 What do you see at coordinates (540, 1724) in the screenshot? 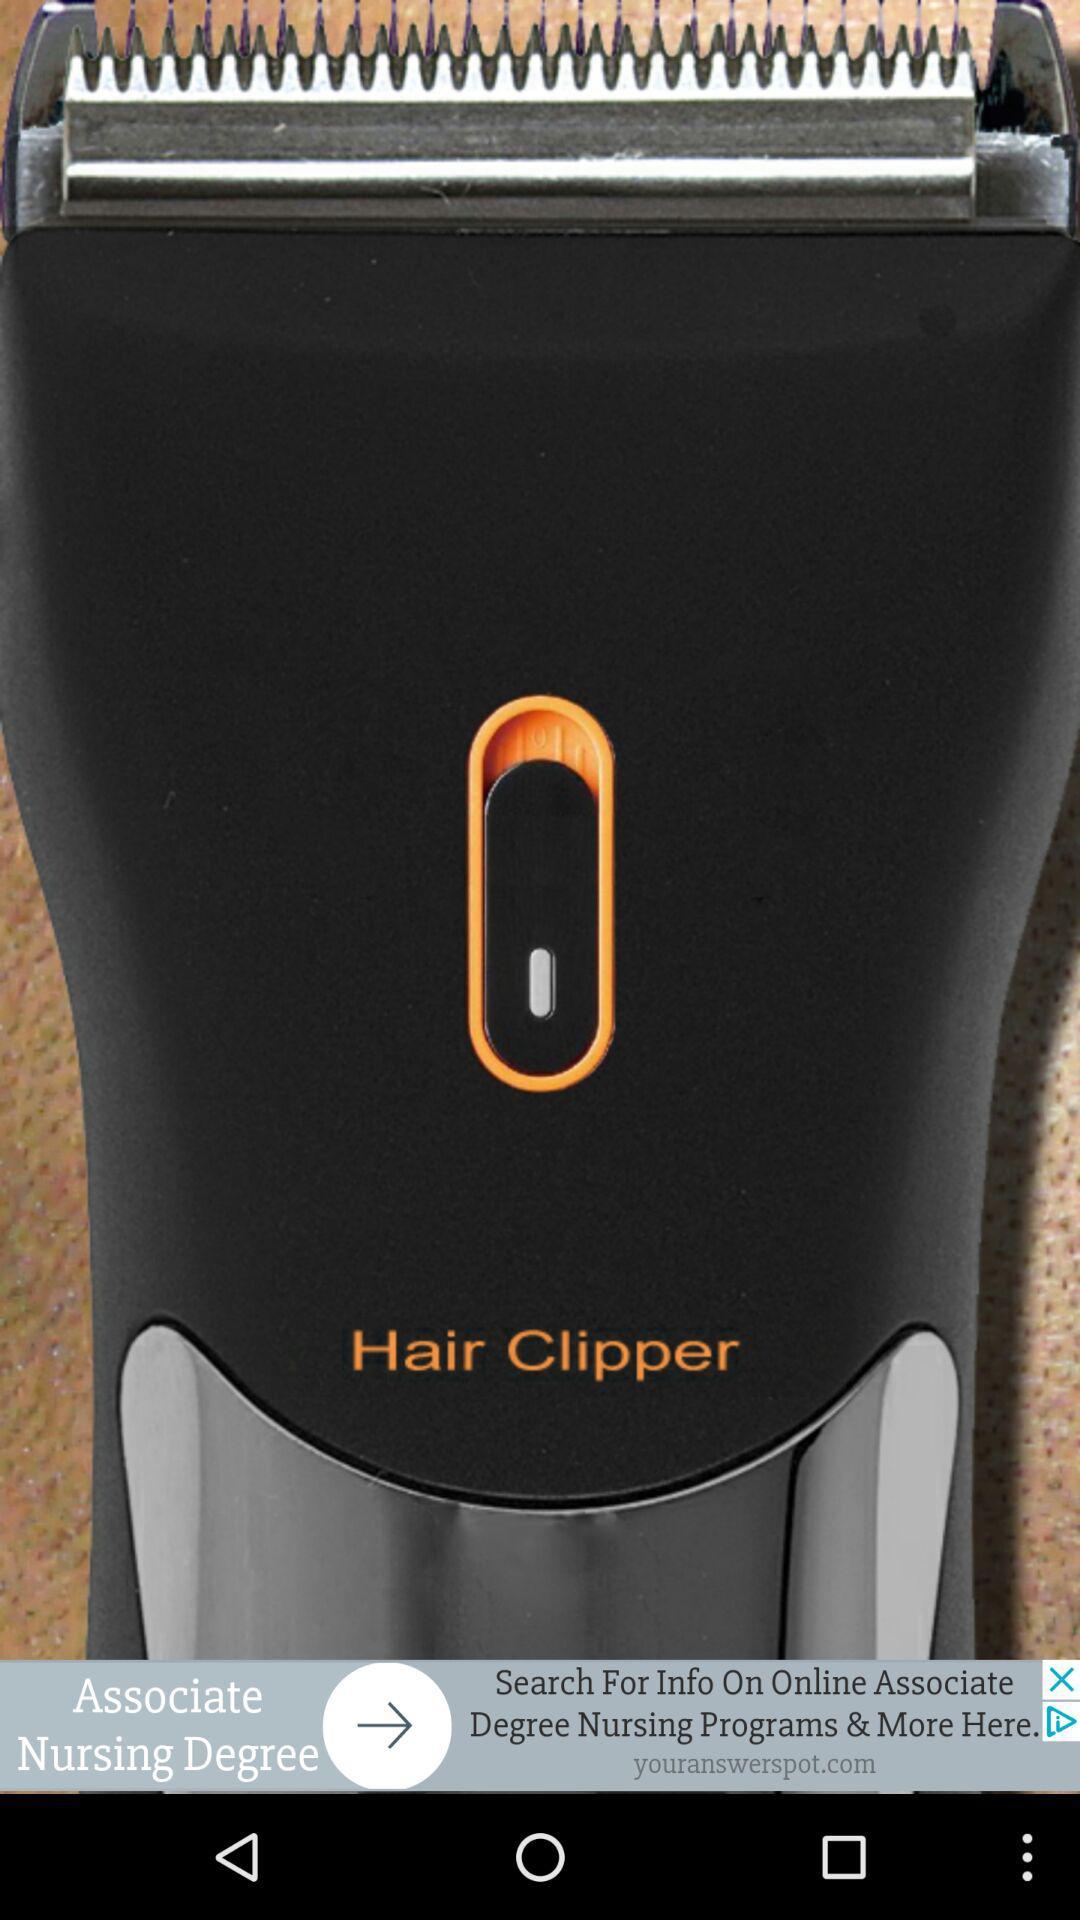
I see `nurse degree advertisement` at bounding box center [540, 1724].